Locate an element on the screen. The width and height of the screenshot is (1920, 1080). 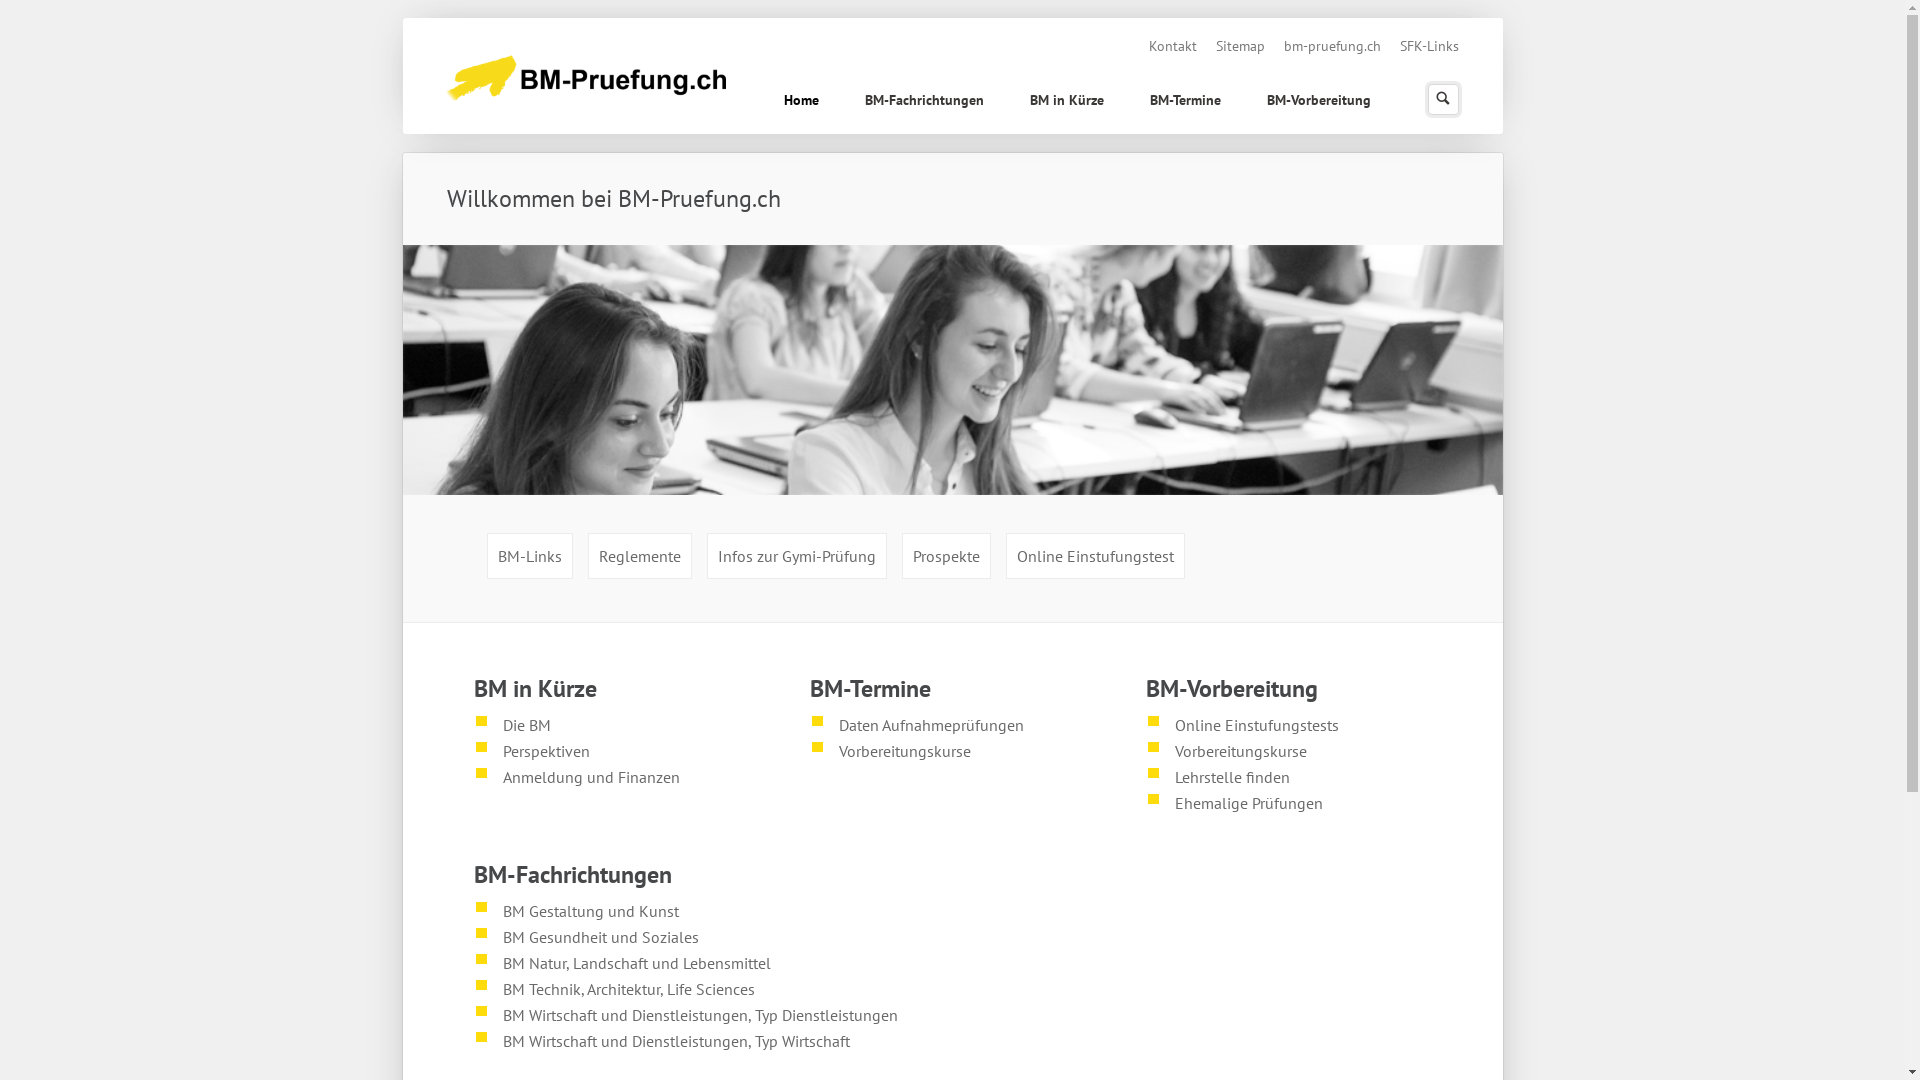
'Online Einstufungstests' is located at coordinates (1175, 725).